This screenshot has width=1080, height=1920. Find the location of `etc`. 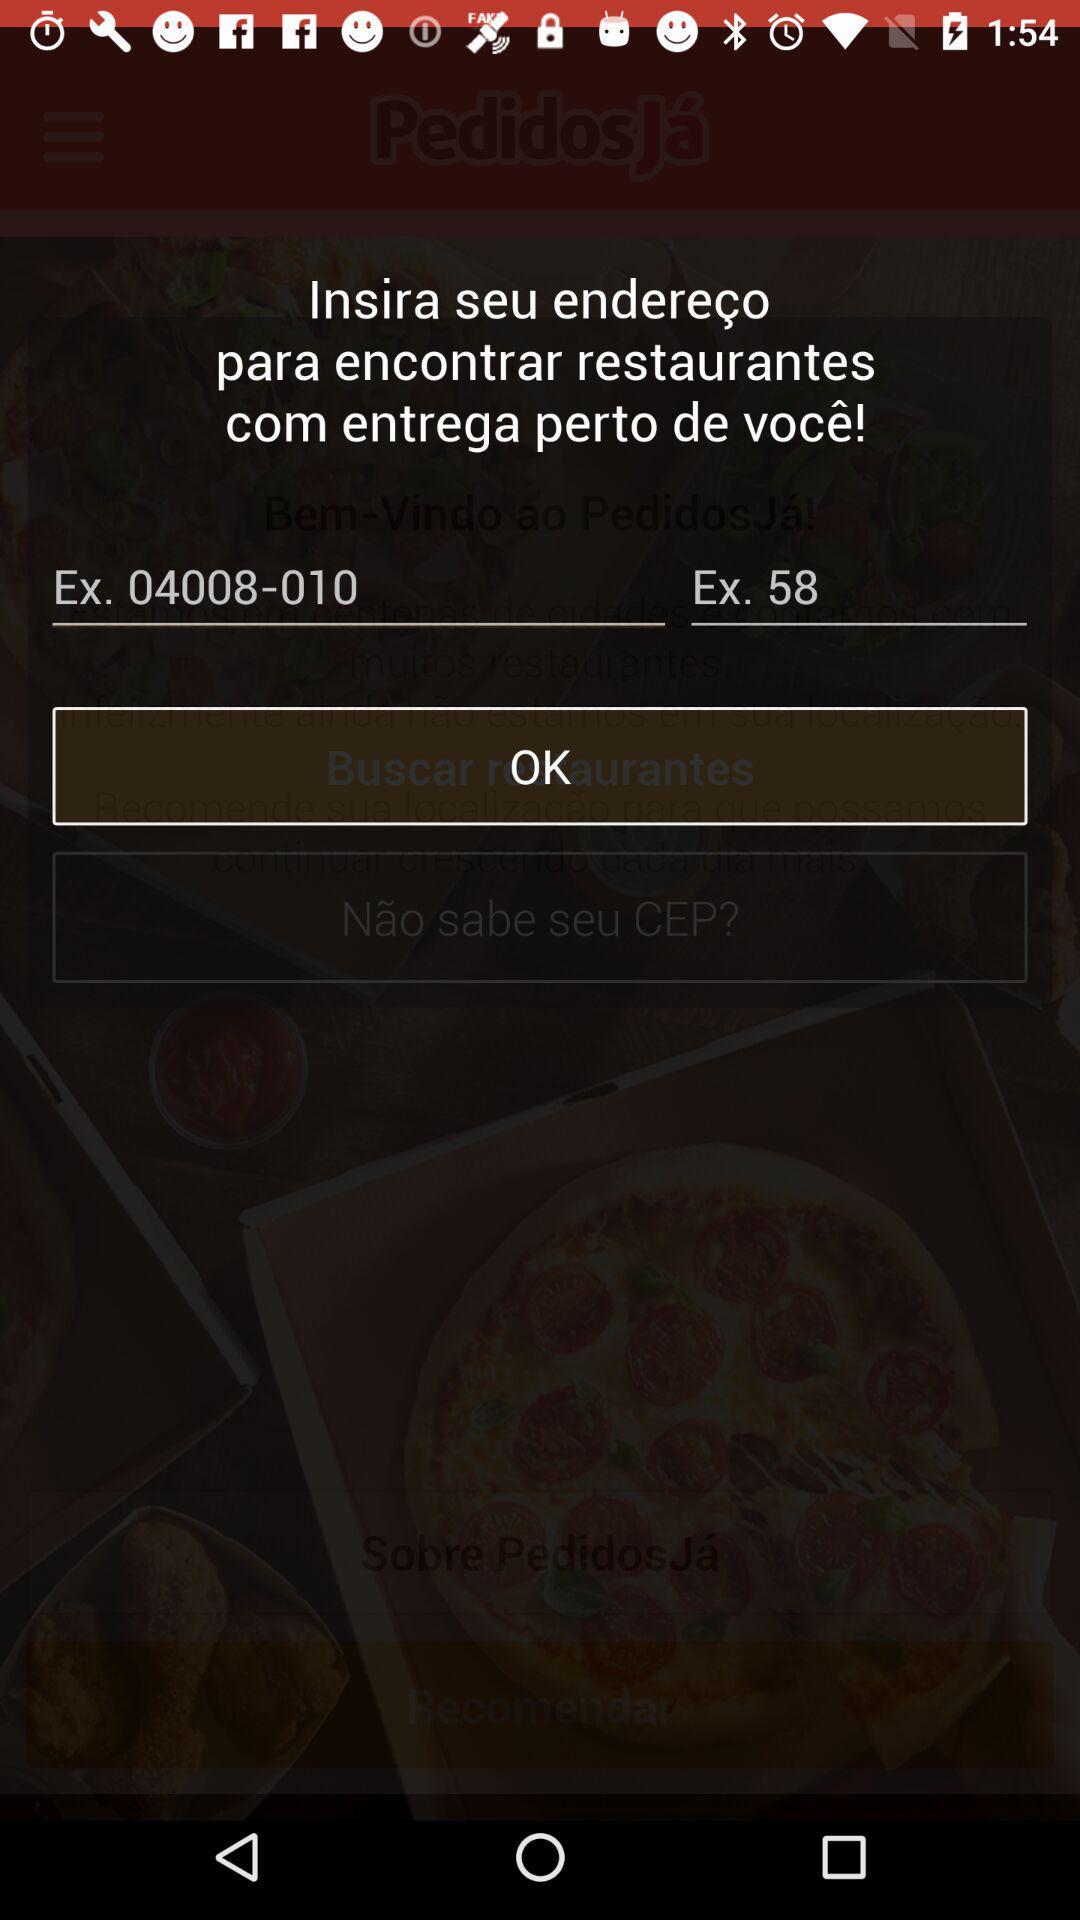

etc is located at coordinates (858, 563).